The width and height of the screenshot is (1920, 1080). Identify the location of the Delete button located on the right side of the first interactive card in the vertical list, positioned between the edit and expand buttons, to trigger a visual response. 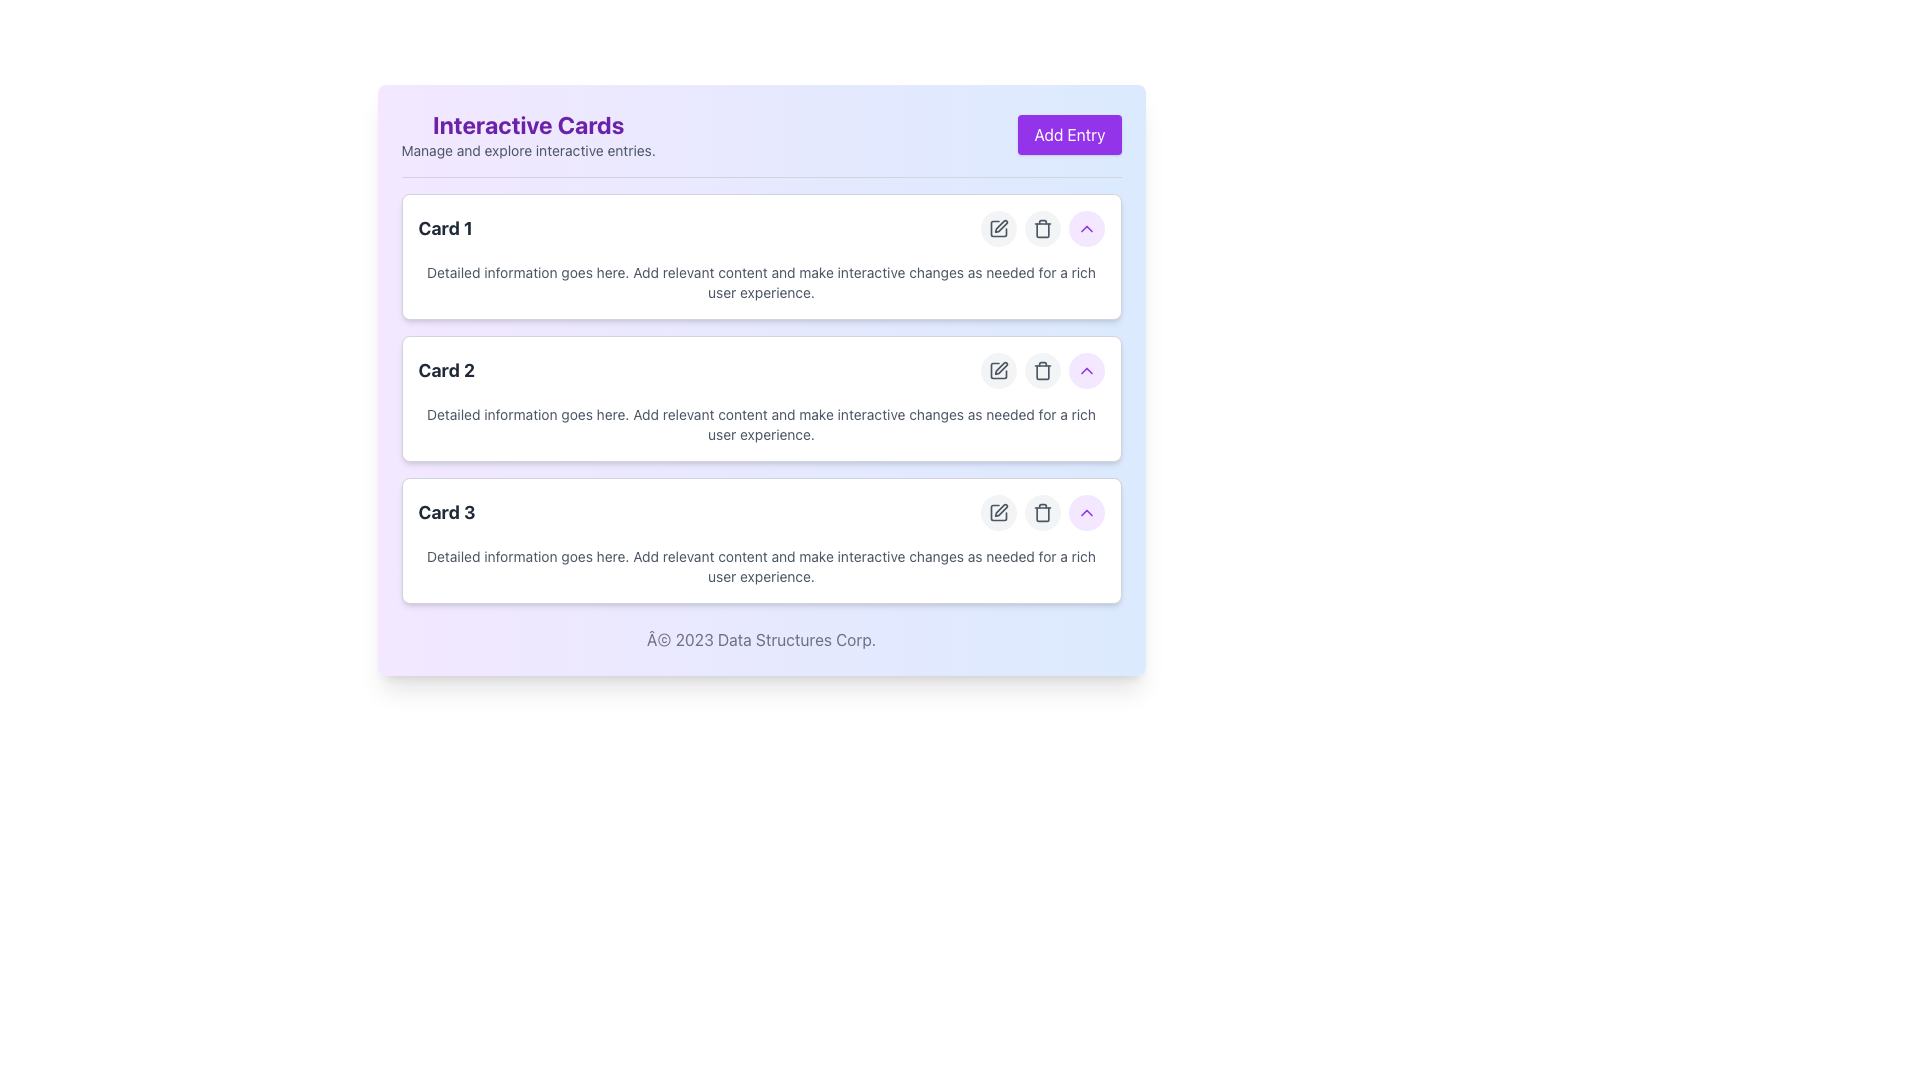
(1041, 227).